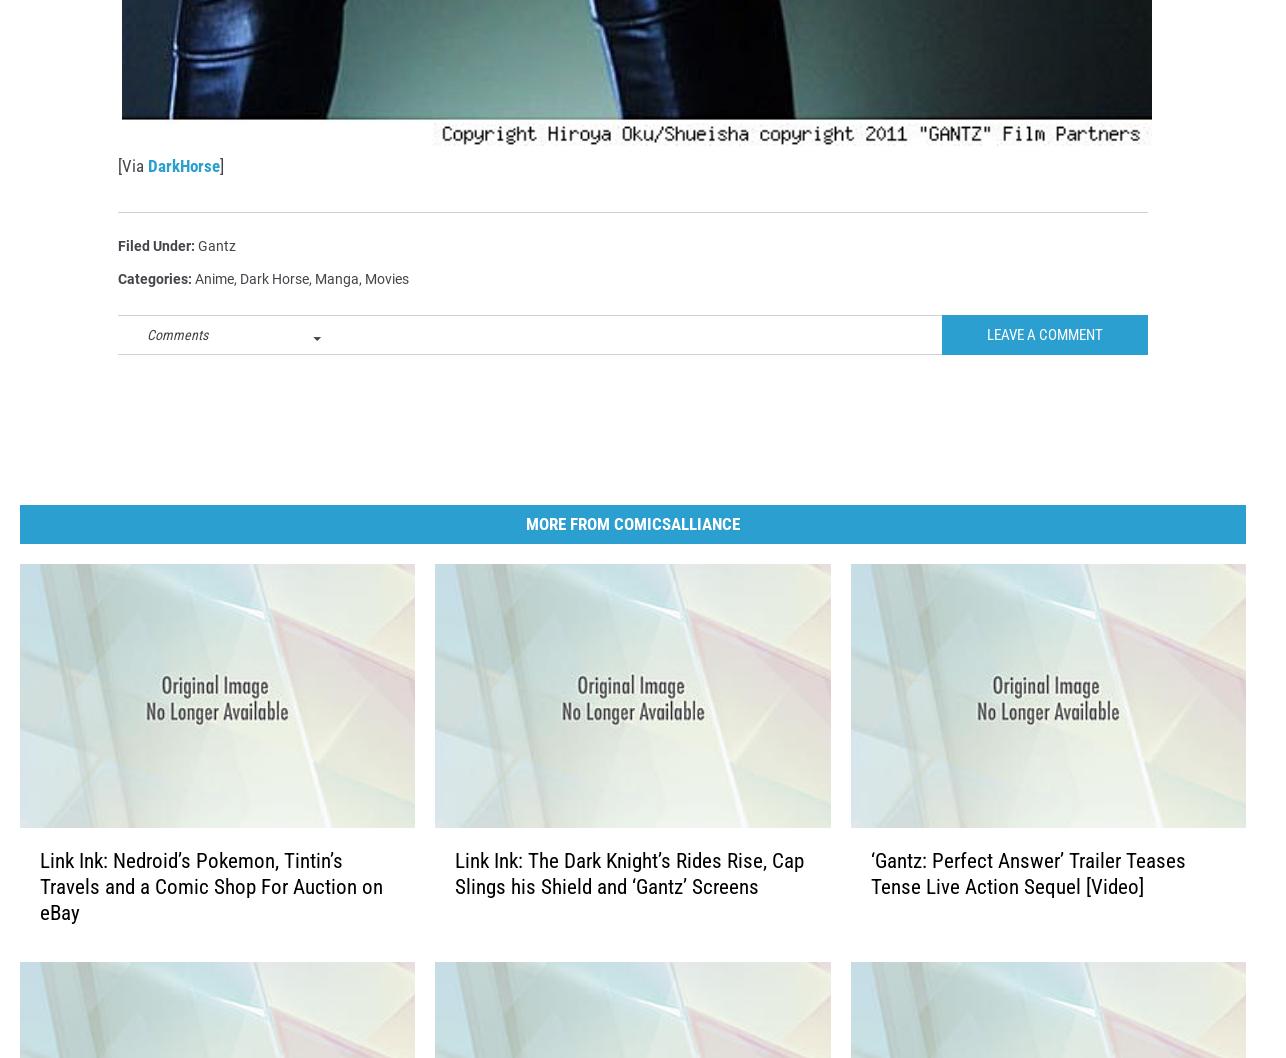 The width and height of the screenshot is (1286, 1058). Describe the element at coordinates (274, 310) in the screenshot. I see `'Dark Horse'` at that location.